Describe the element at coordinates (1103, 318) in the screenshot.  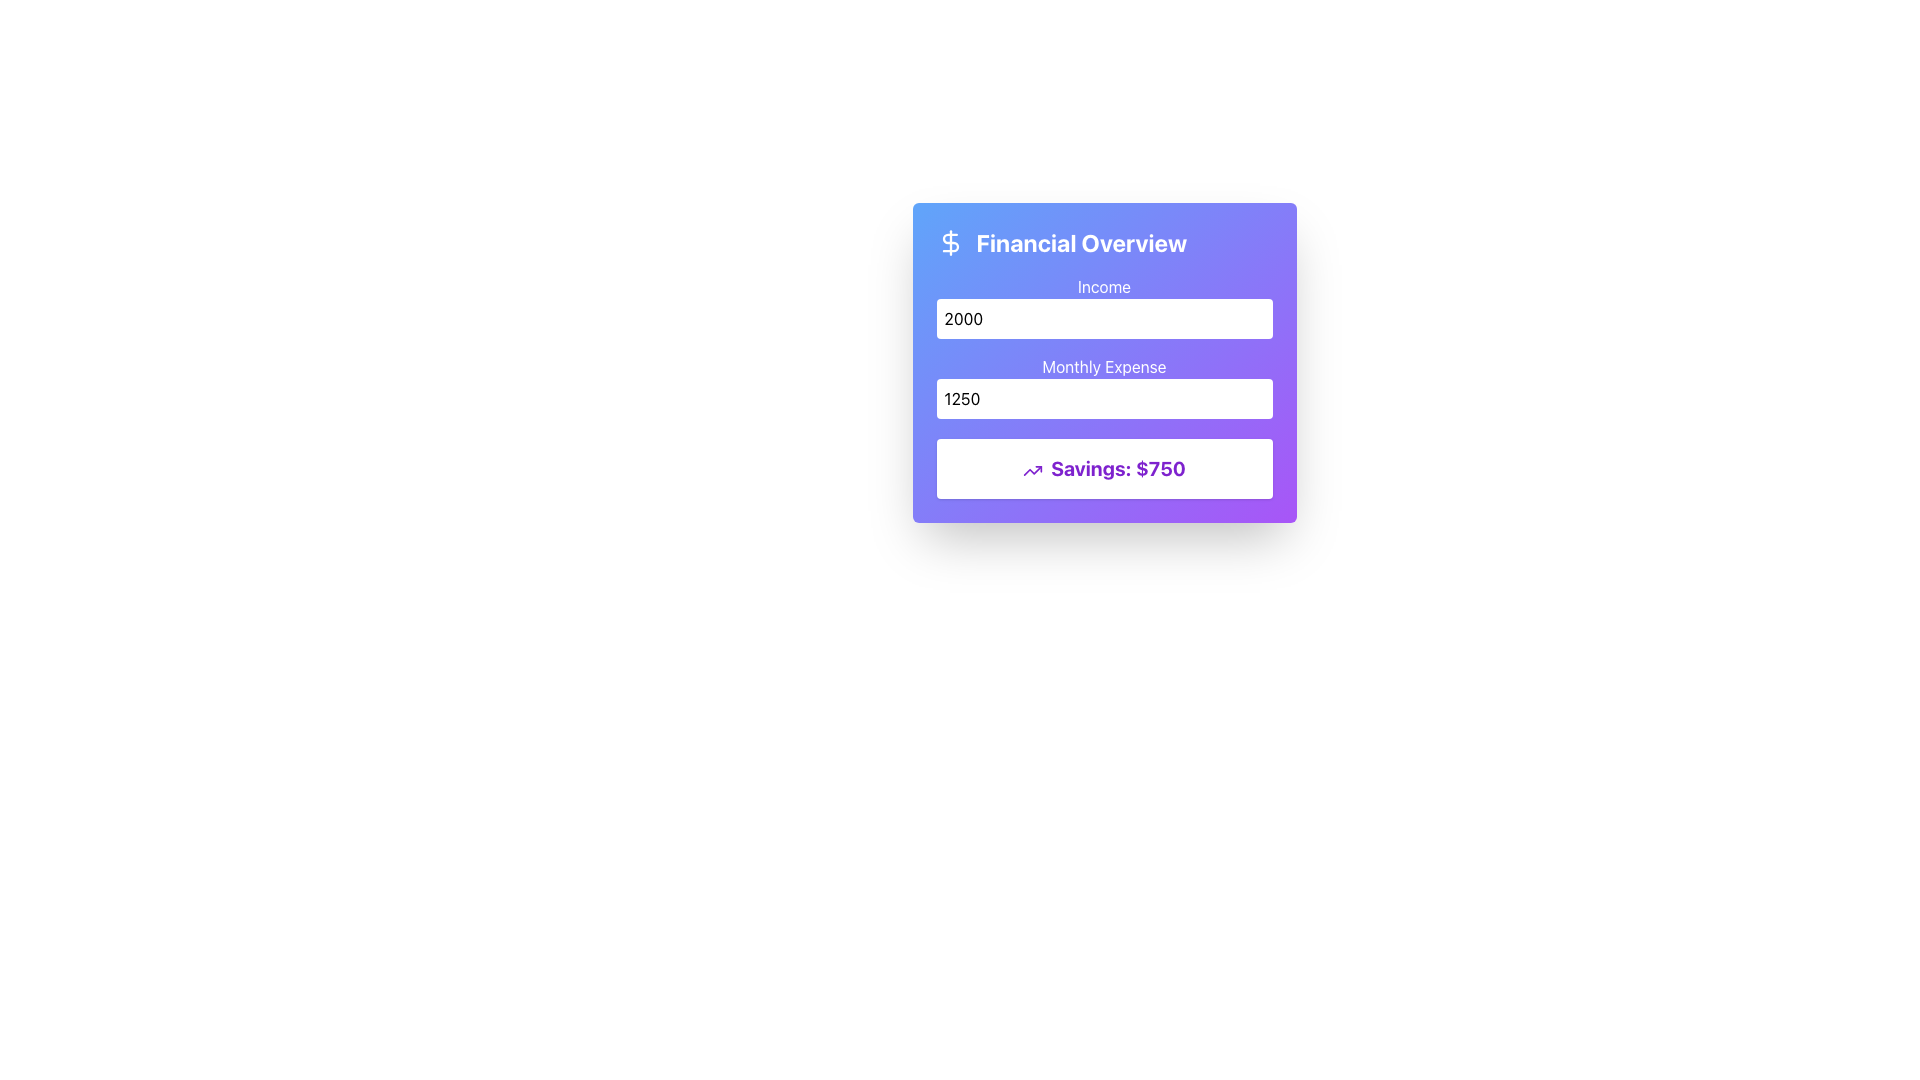
I see `the Number Input Field displaying the number '2000' to focus and edit its content` at that location.